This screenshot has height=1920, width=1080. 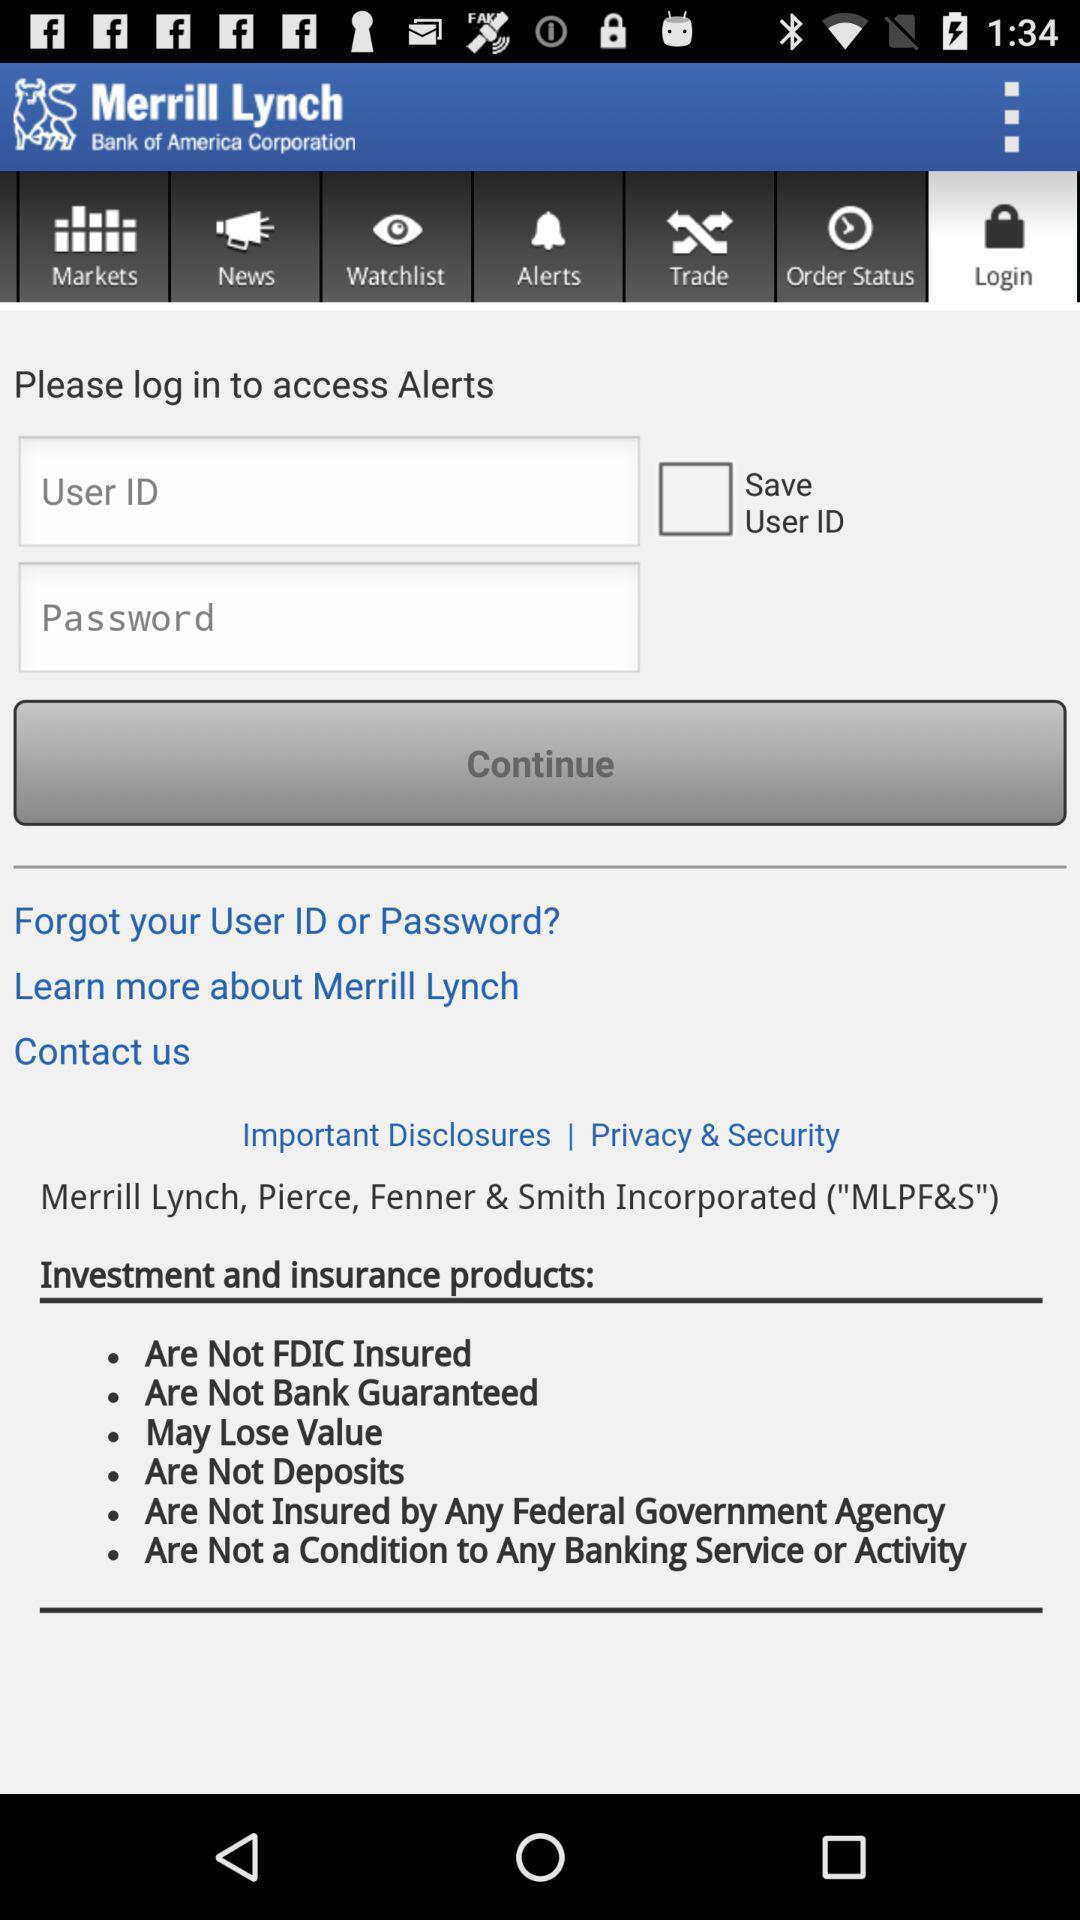 I want to click on new, so click(x=244, y=236).